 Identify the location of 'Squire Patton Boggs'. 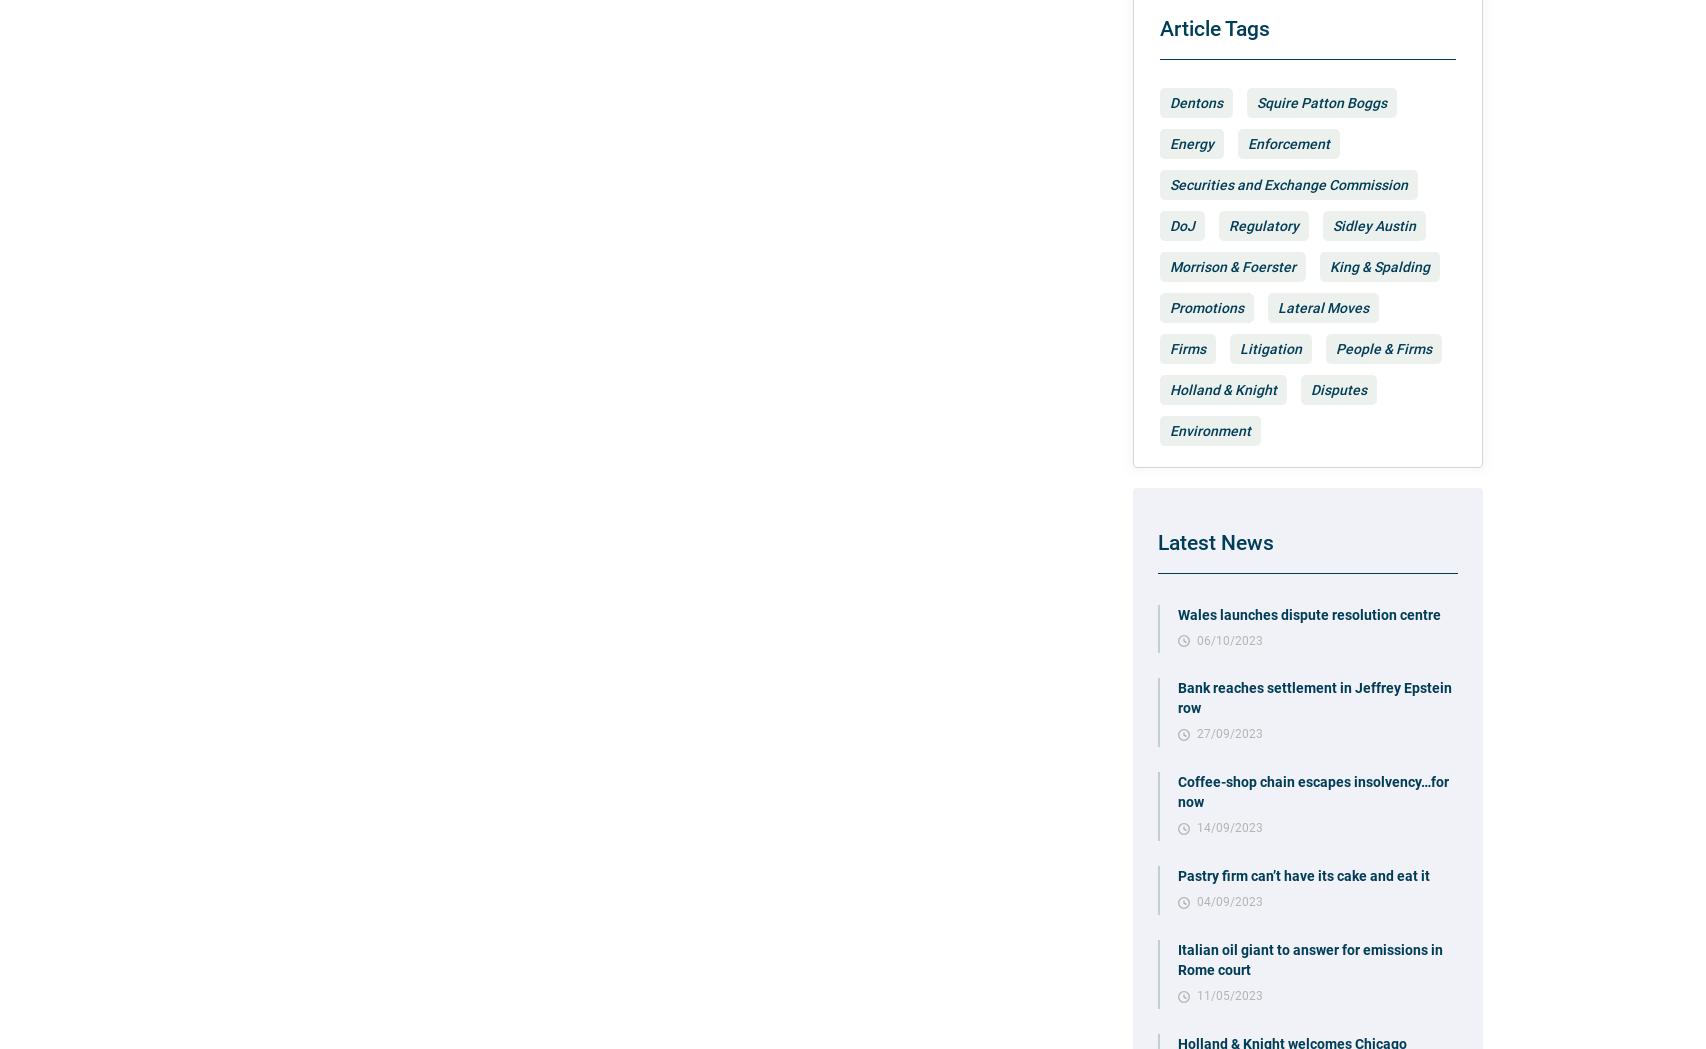
(1256, 100).